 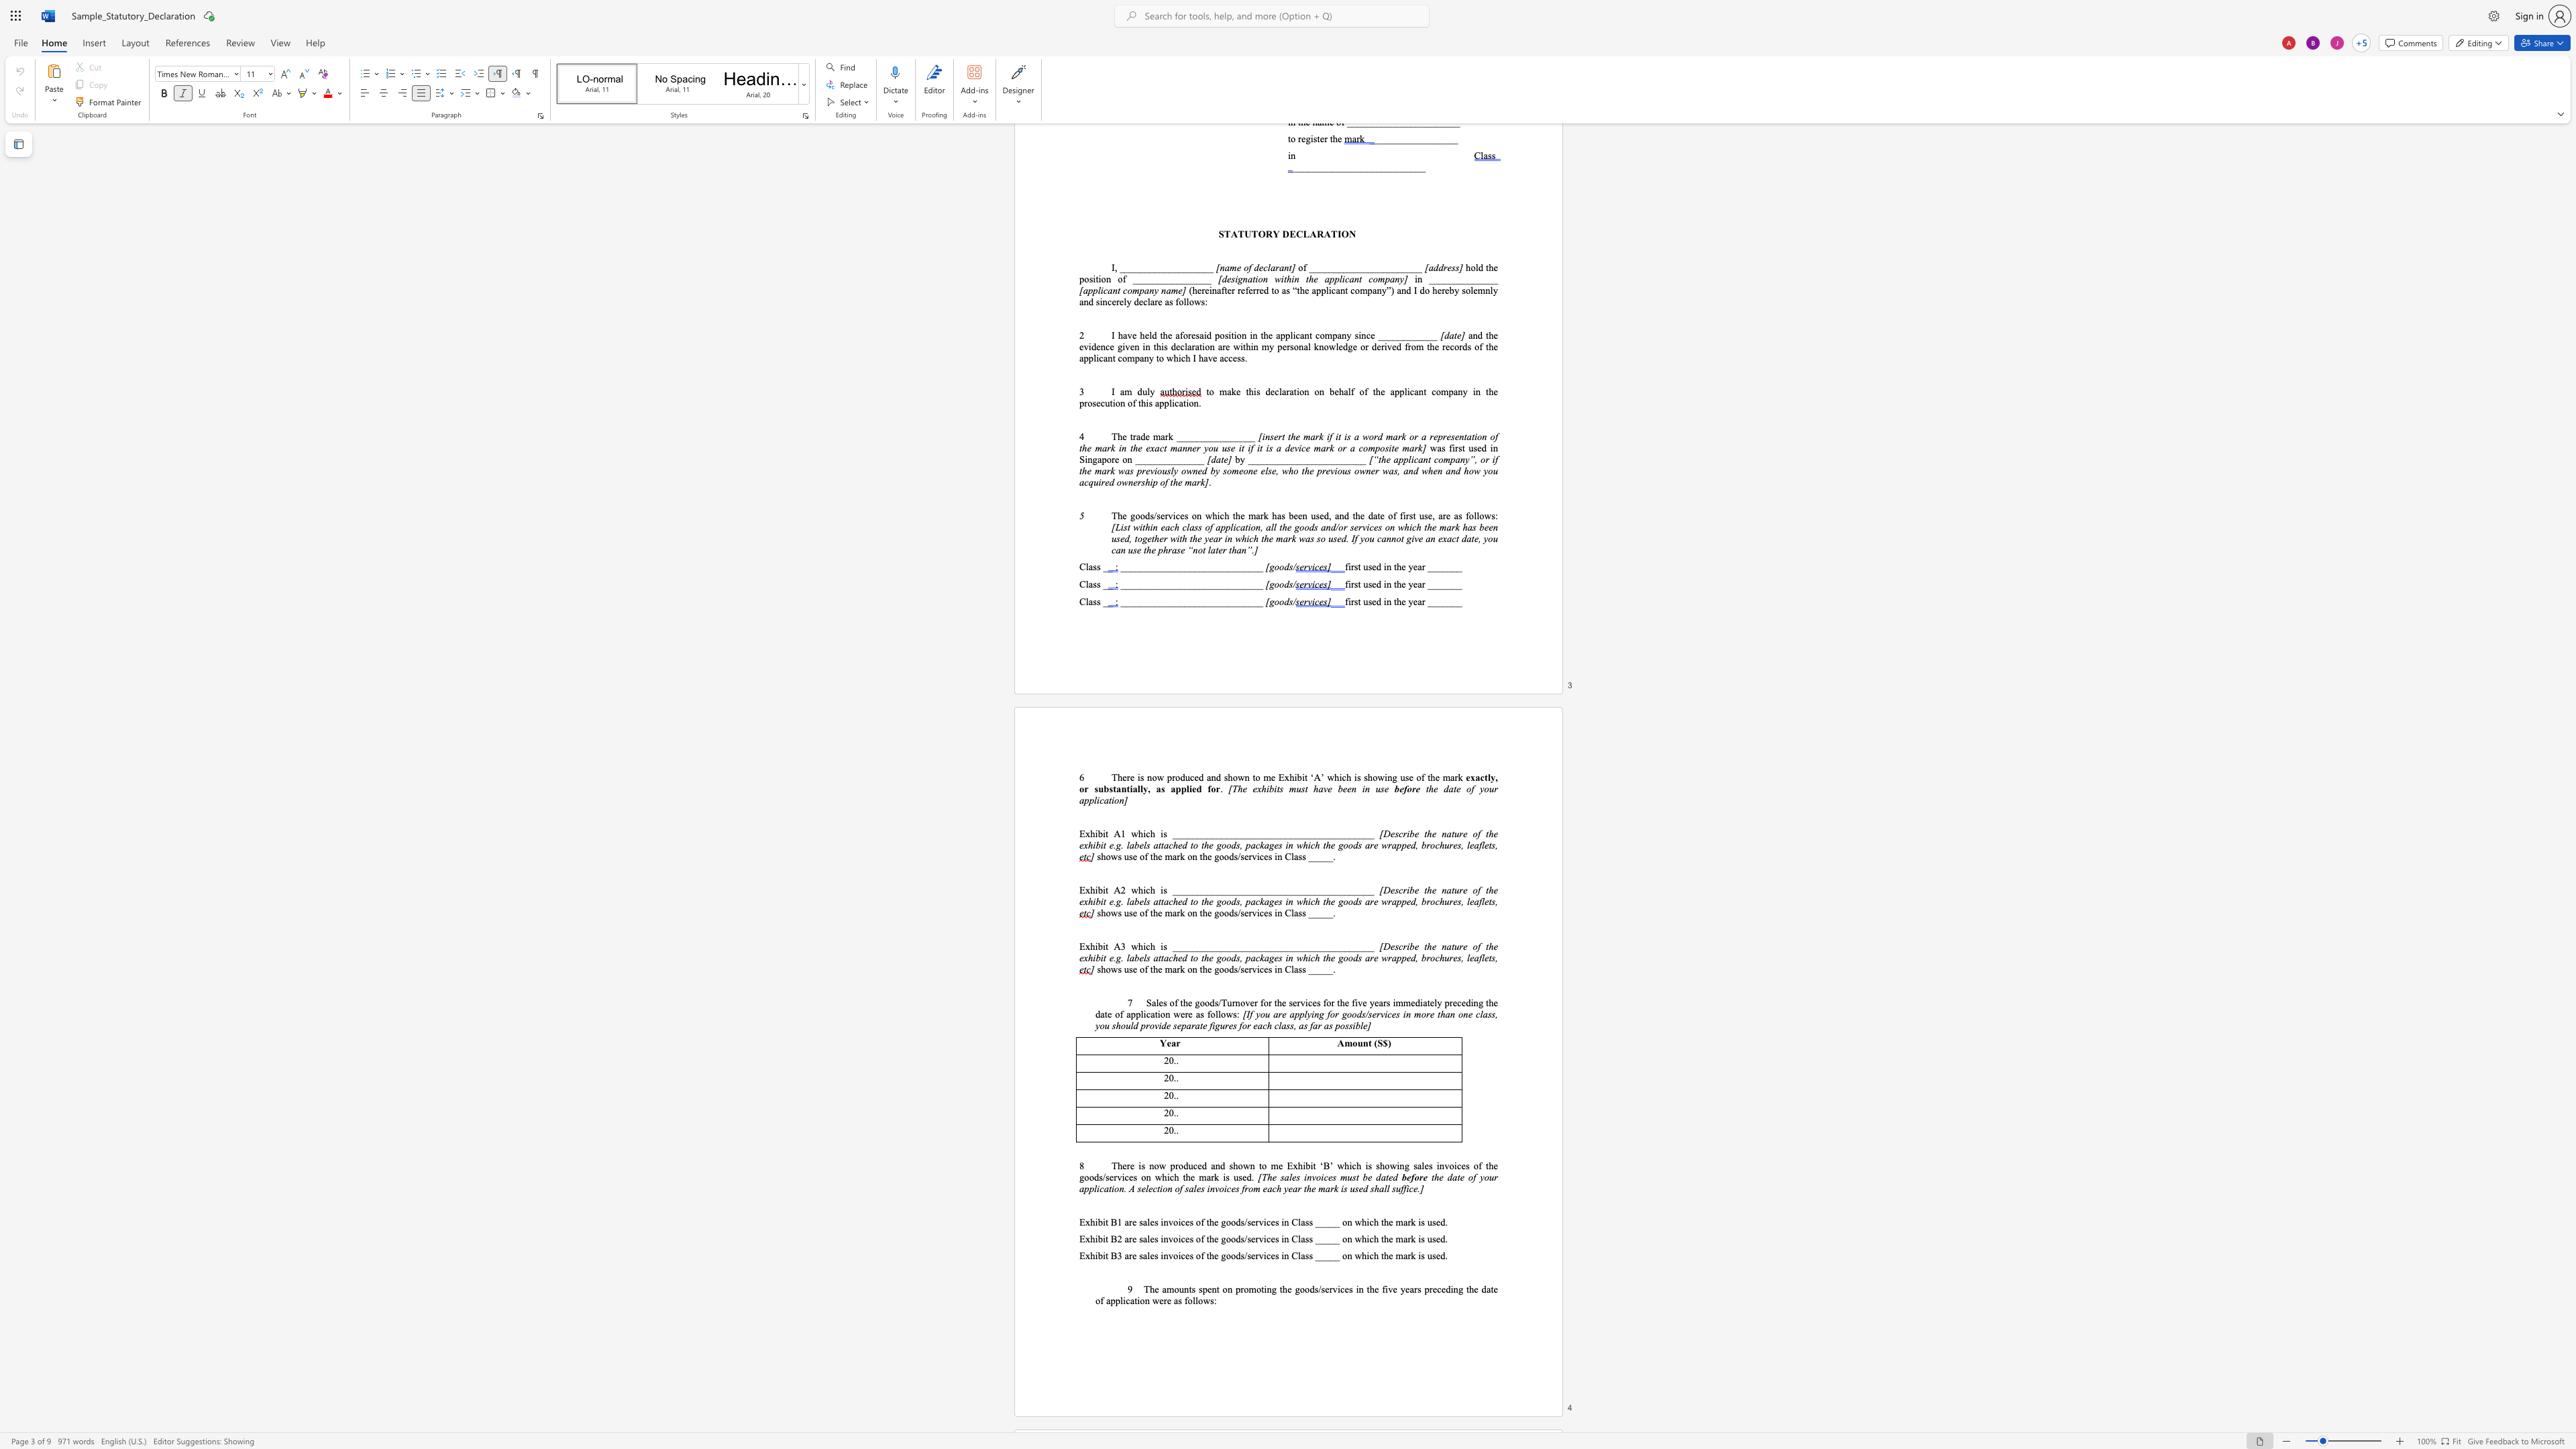 What do you see at coordinates (1396, 890) in the screenshot?
I see `the 1th character "s" in the text` at bounding box center [1396, 890].